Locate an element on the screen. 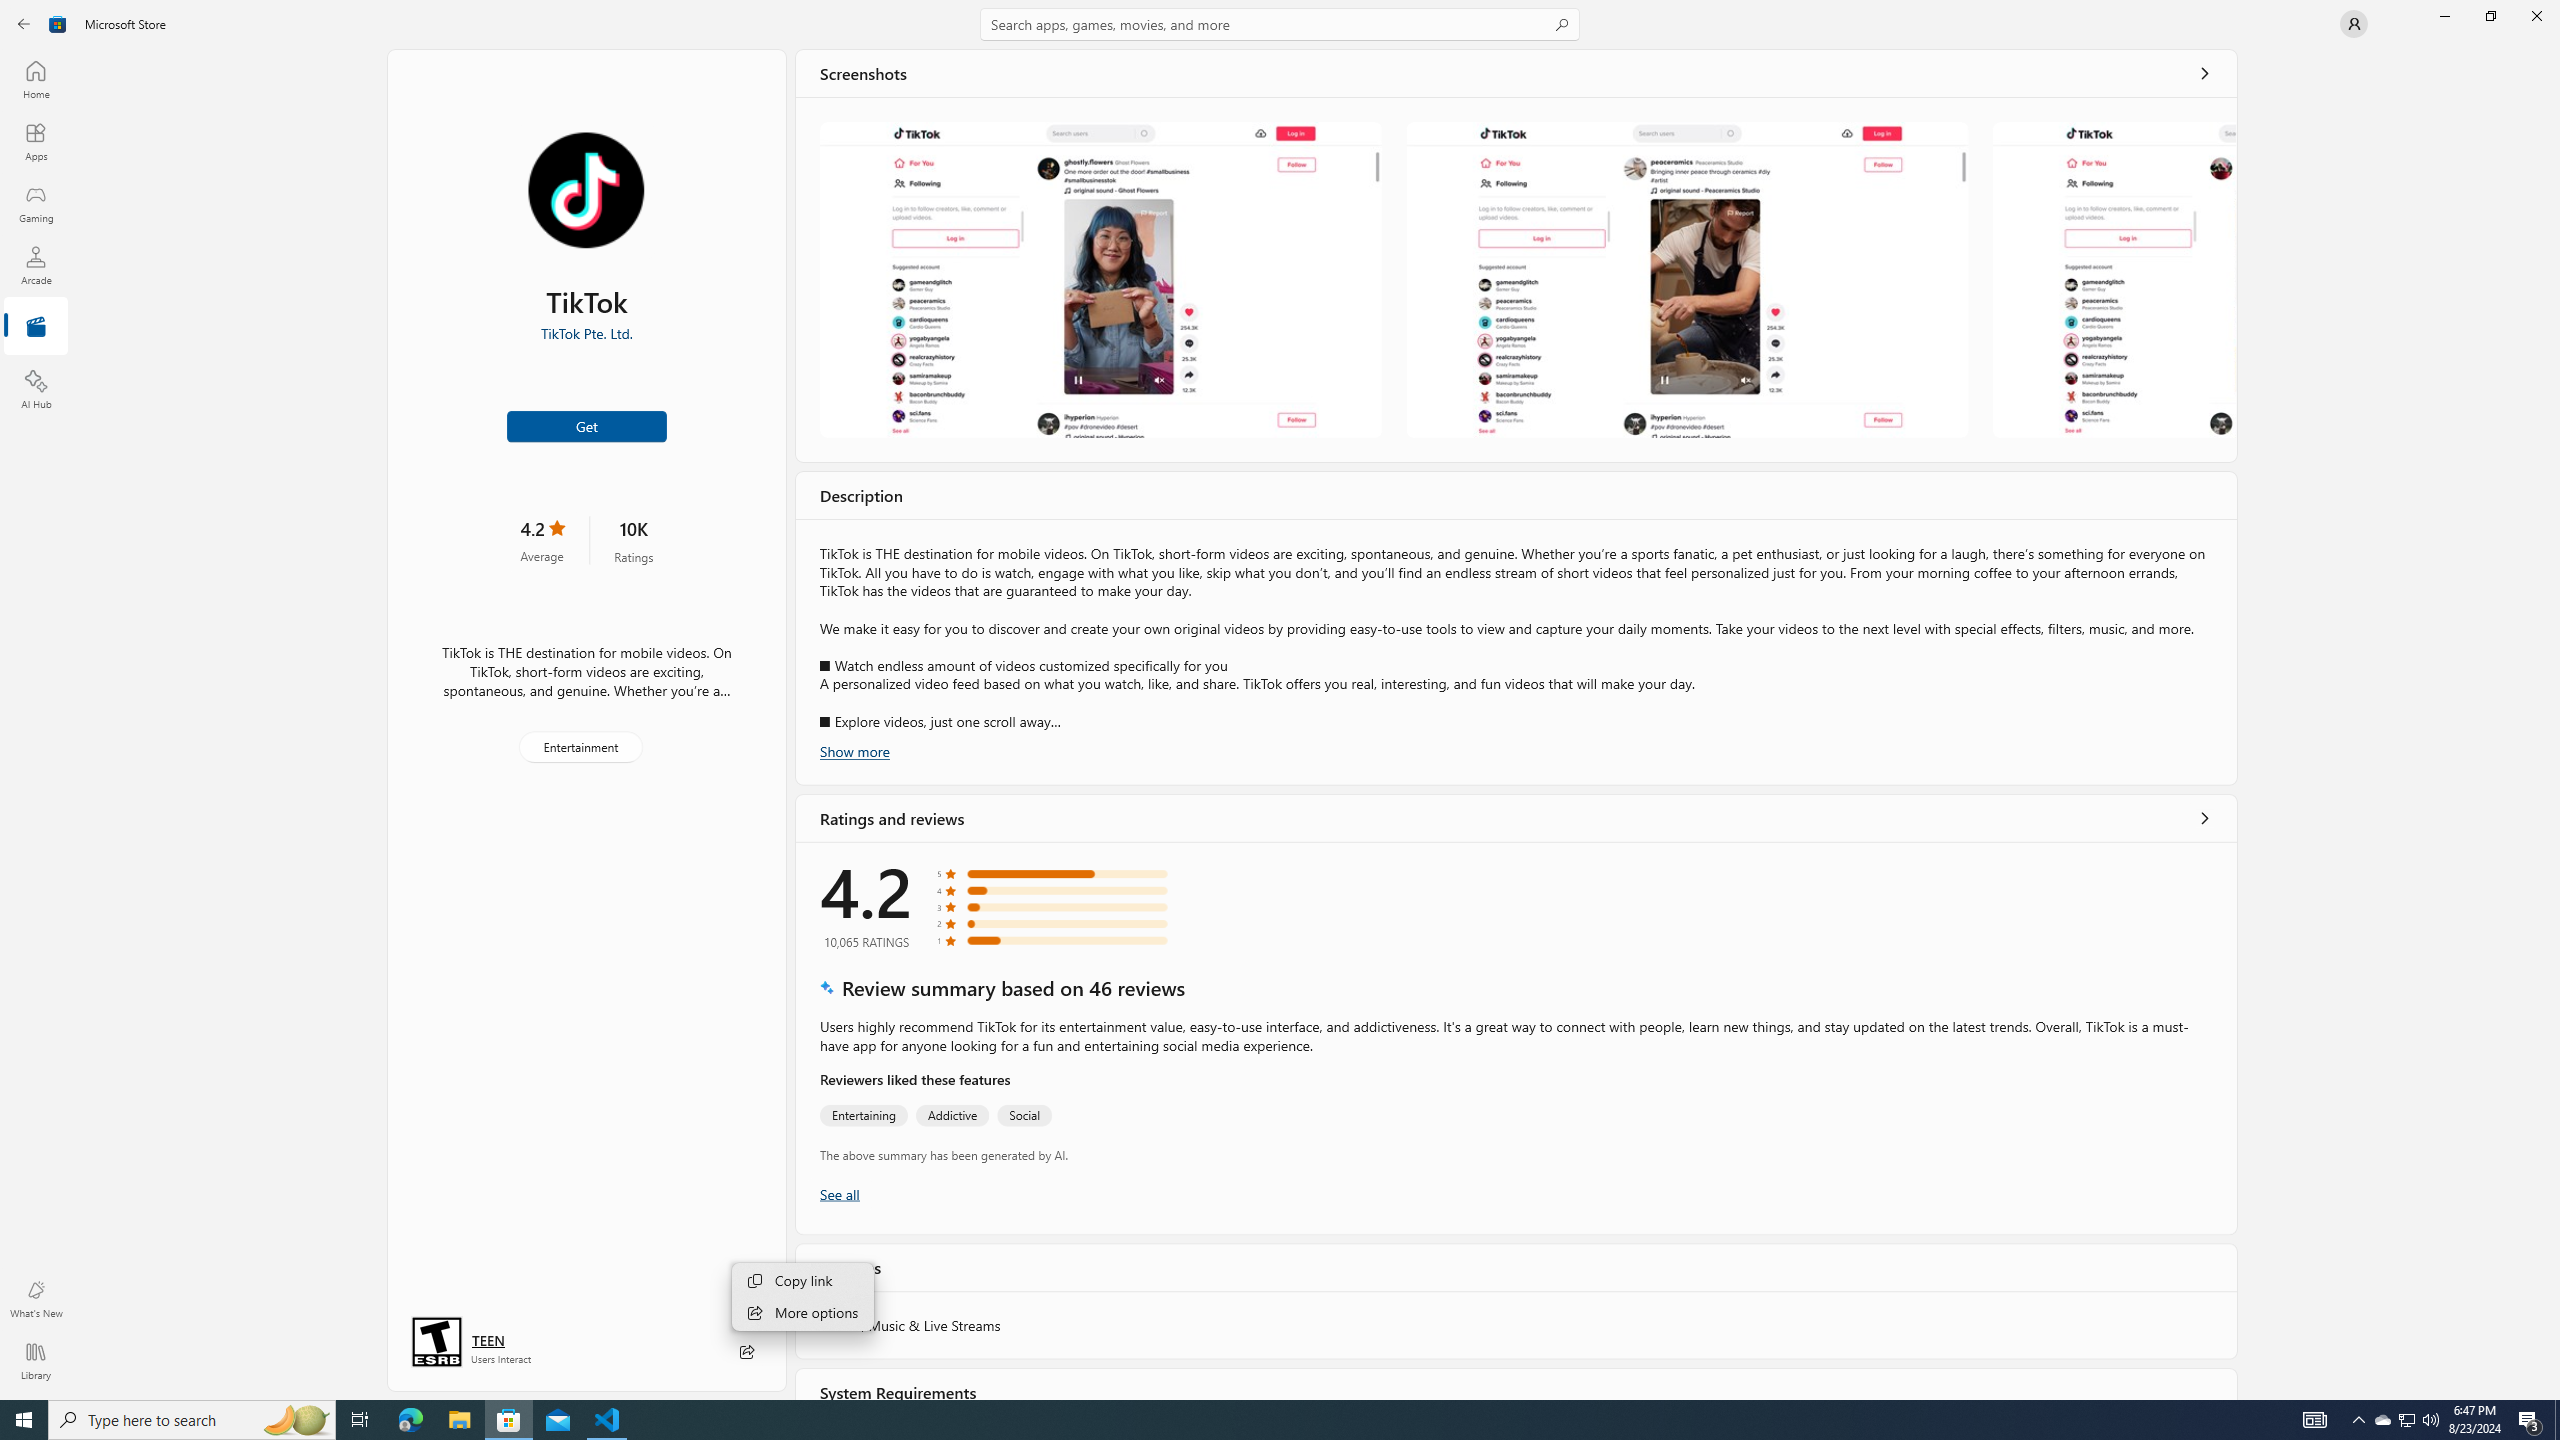 The width and height of the screenshot is (2560, 1440). 'Age rating: TEEN. Click for more information.' is located at coordinates (486, 1340).